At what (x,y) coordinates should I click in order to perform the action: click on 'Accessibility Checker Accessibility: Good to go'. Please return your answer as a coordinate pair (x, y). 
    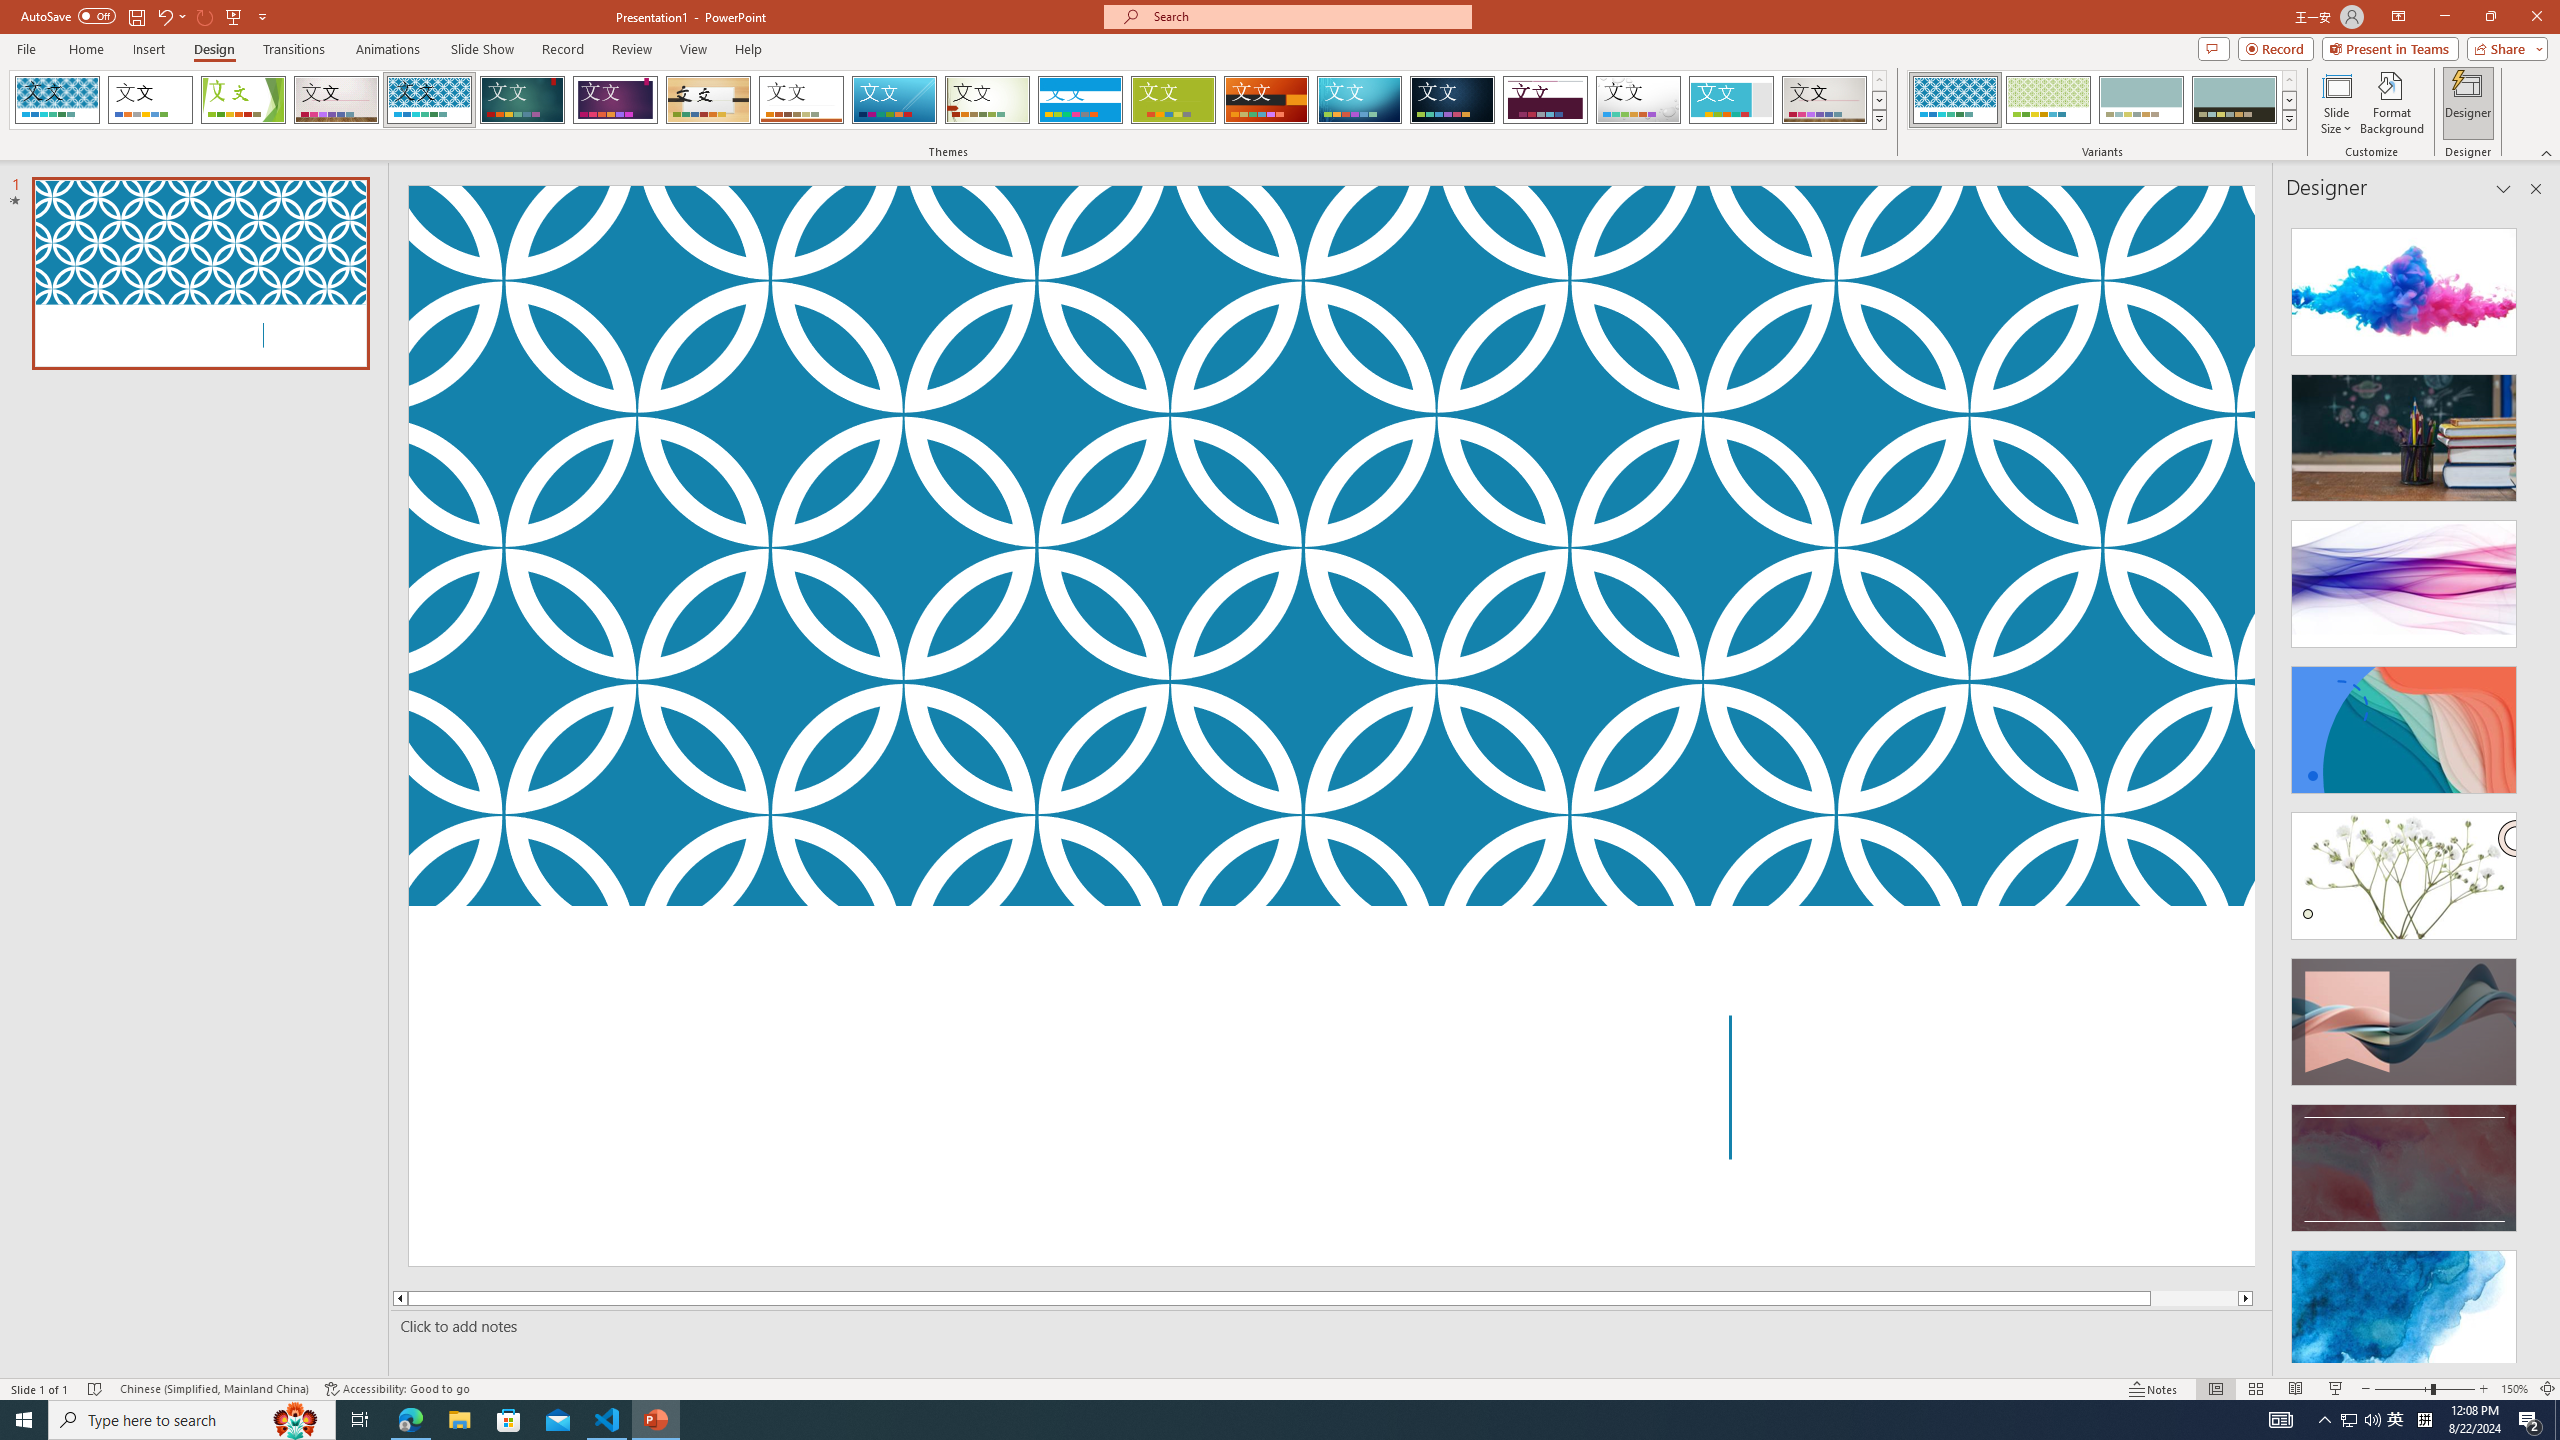
    Looking at the image, I should click on (398, 1389).